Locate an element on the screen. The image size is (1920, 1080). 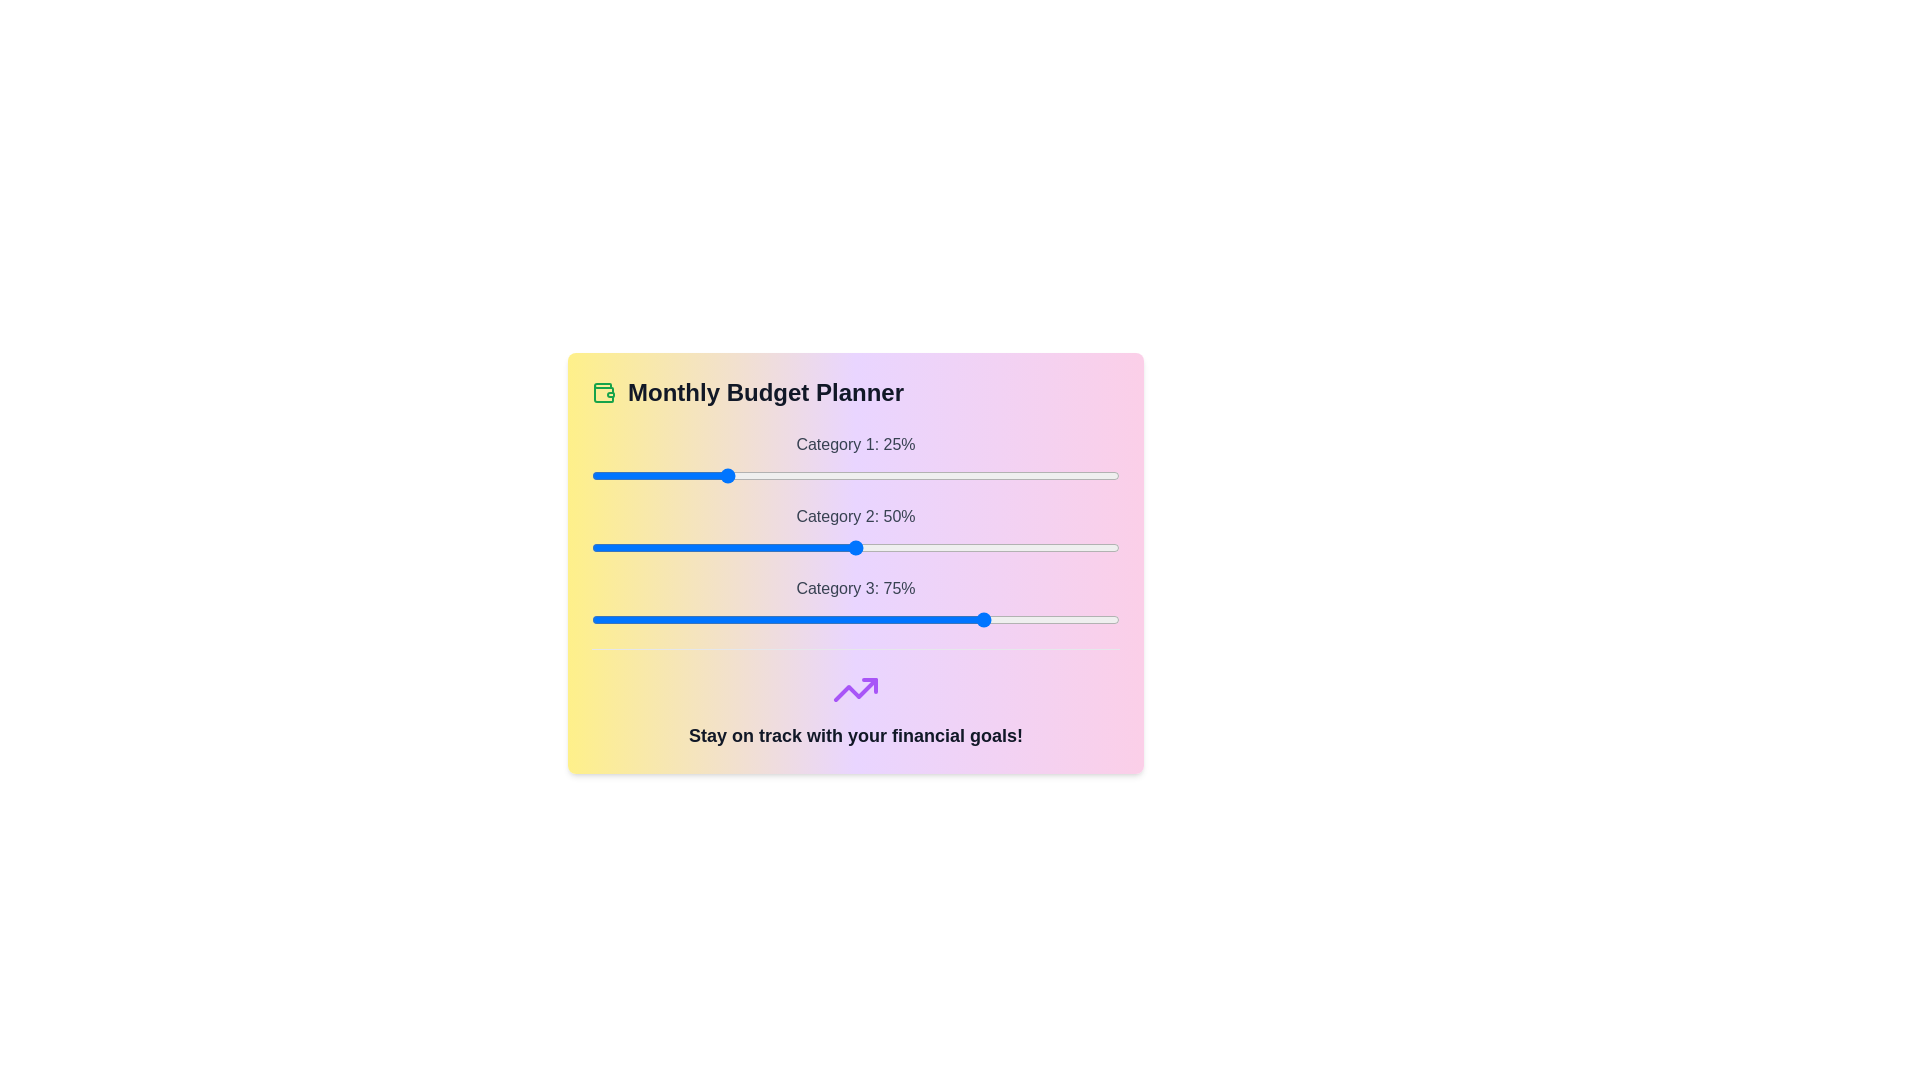
the label for Category 3 to highlight it is located at coordinates (855, 588).